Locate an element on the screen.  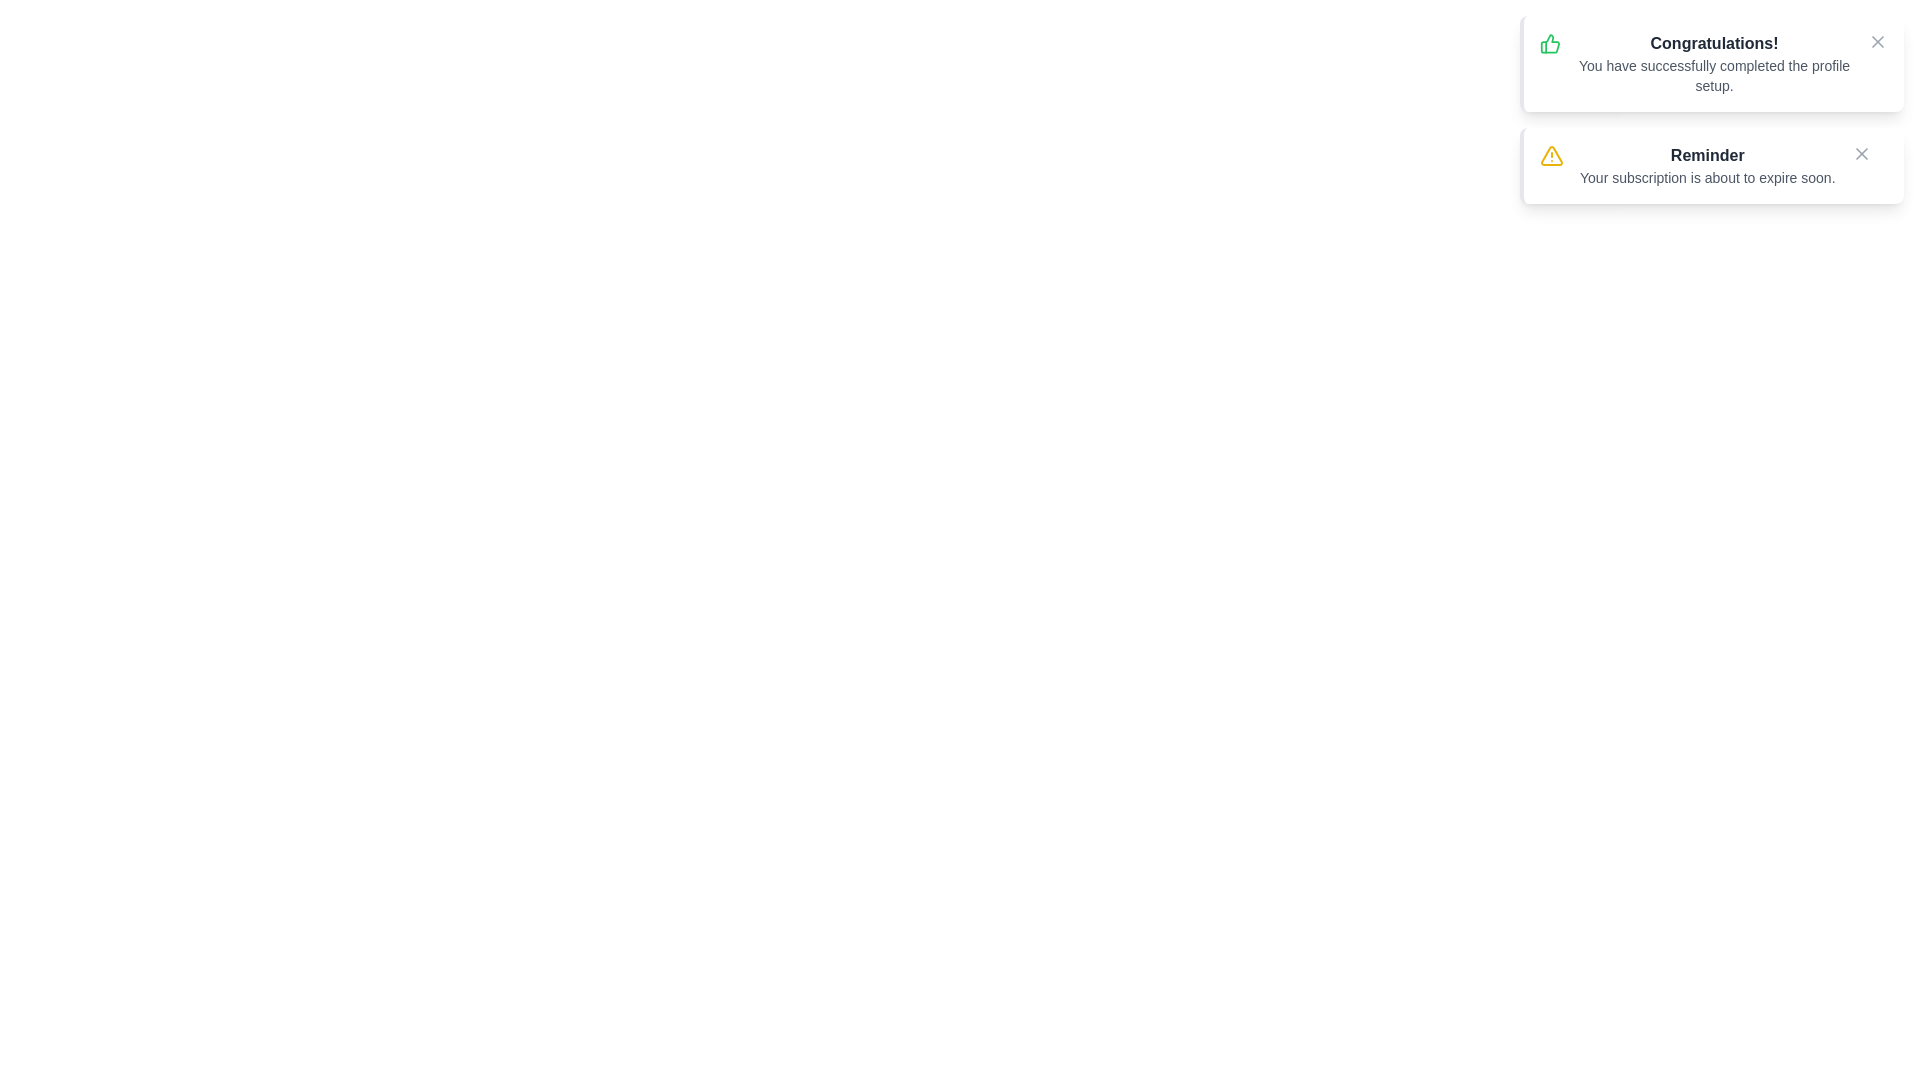
the notification with title 'Reminder' is located at coordinates (1711, 164).